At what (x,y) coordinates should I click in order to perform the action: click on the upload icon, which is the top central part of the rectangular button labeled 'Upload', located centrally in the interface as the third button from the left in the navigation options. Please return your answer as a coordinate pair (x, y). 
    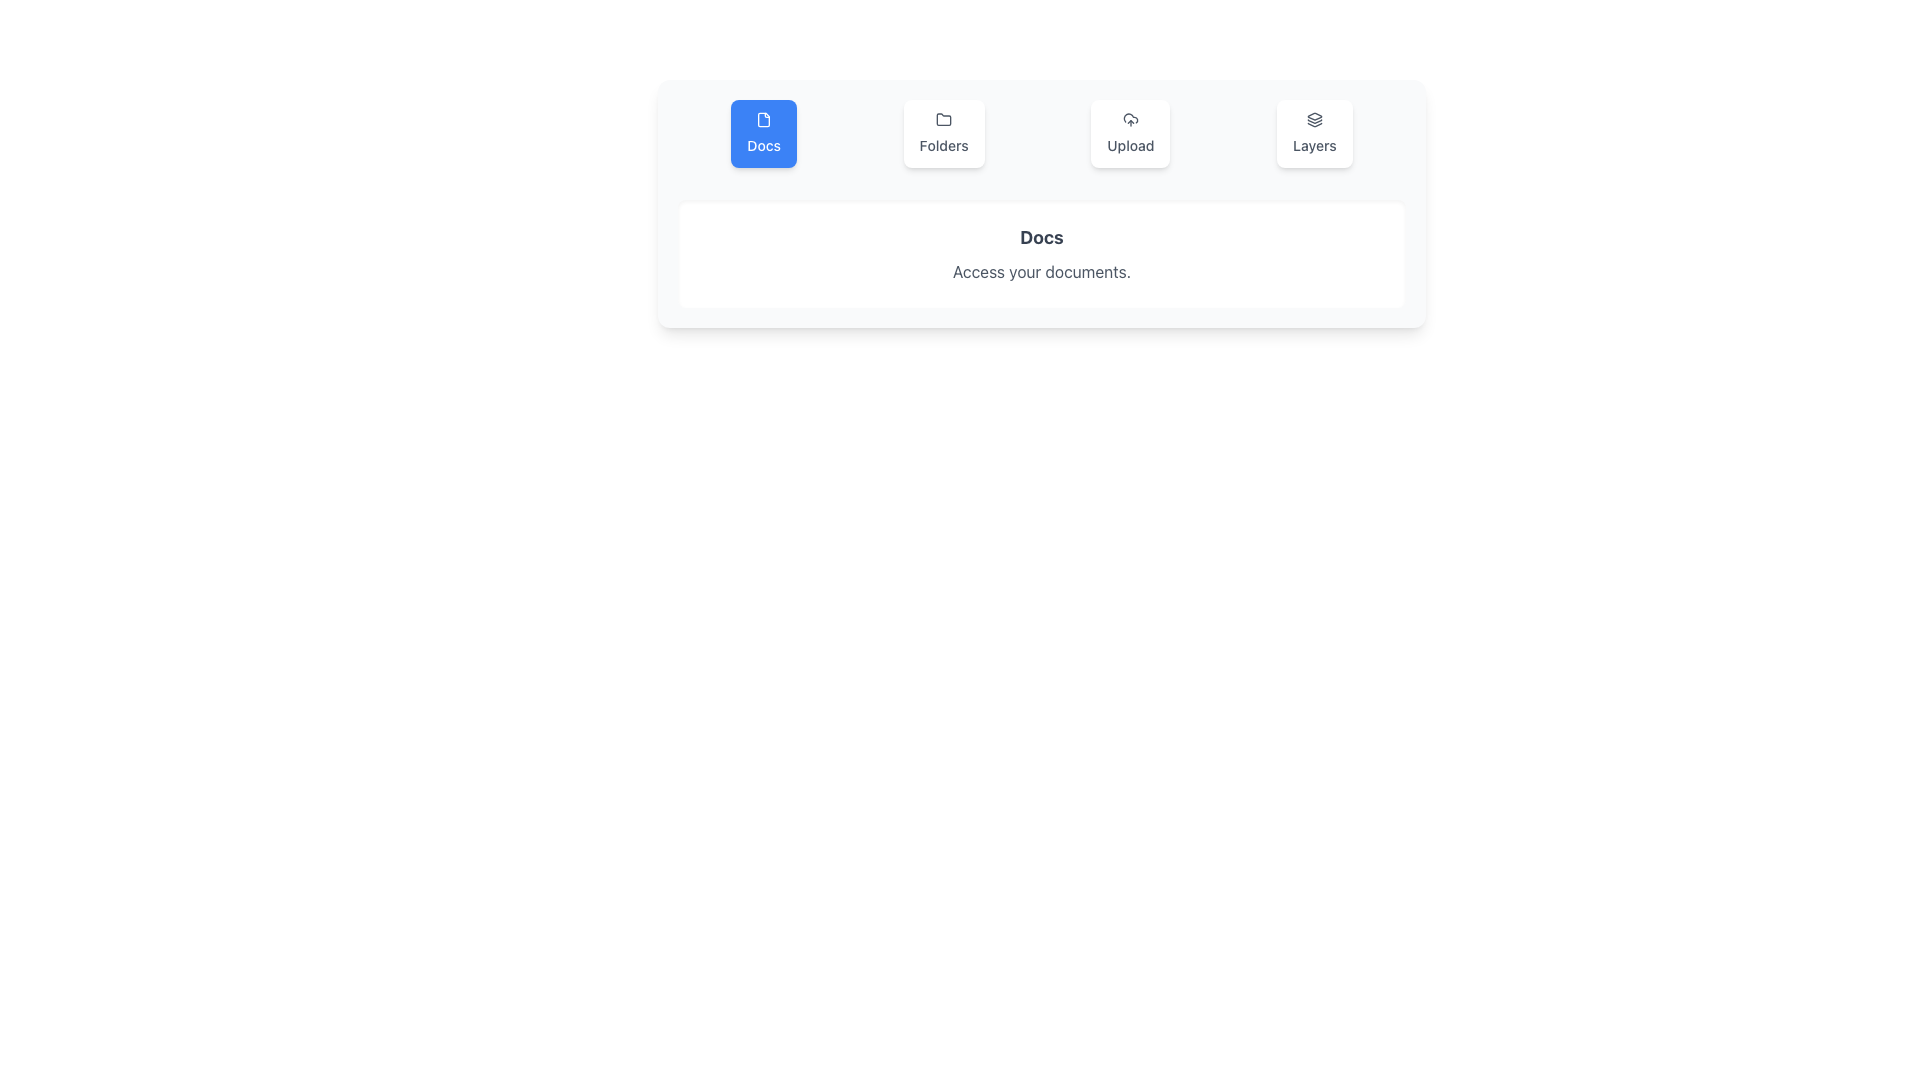
    Looking at the image, I should click on (1130, 119).